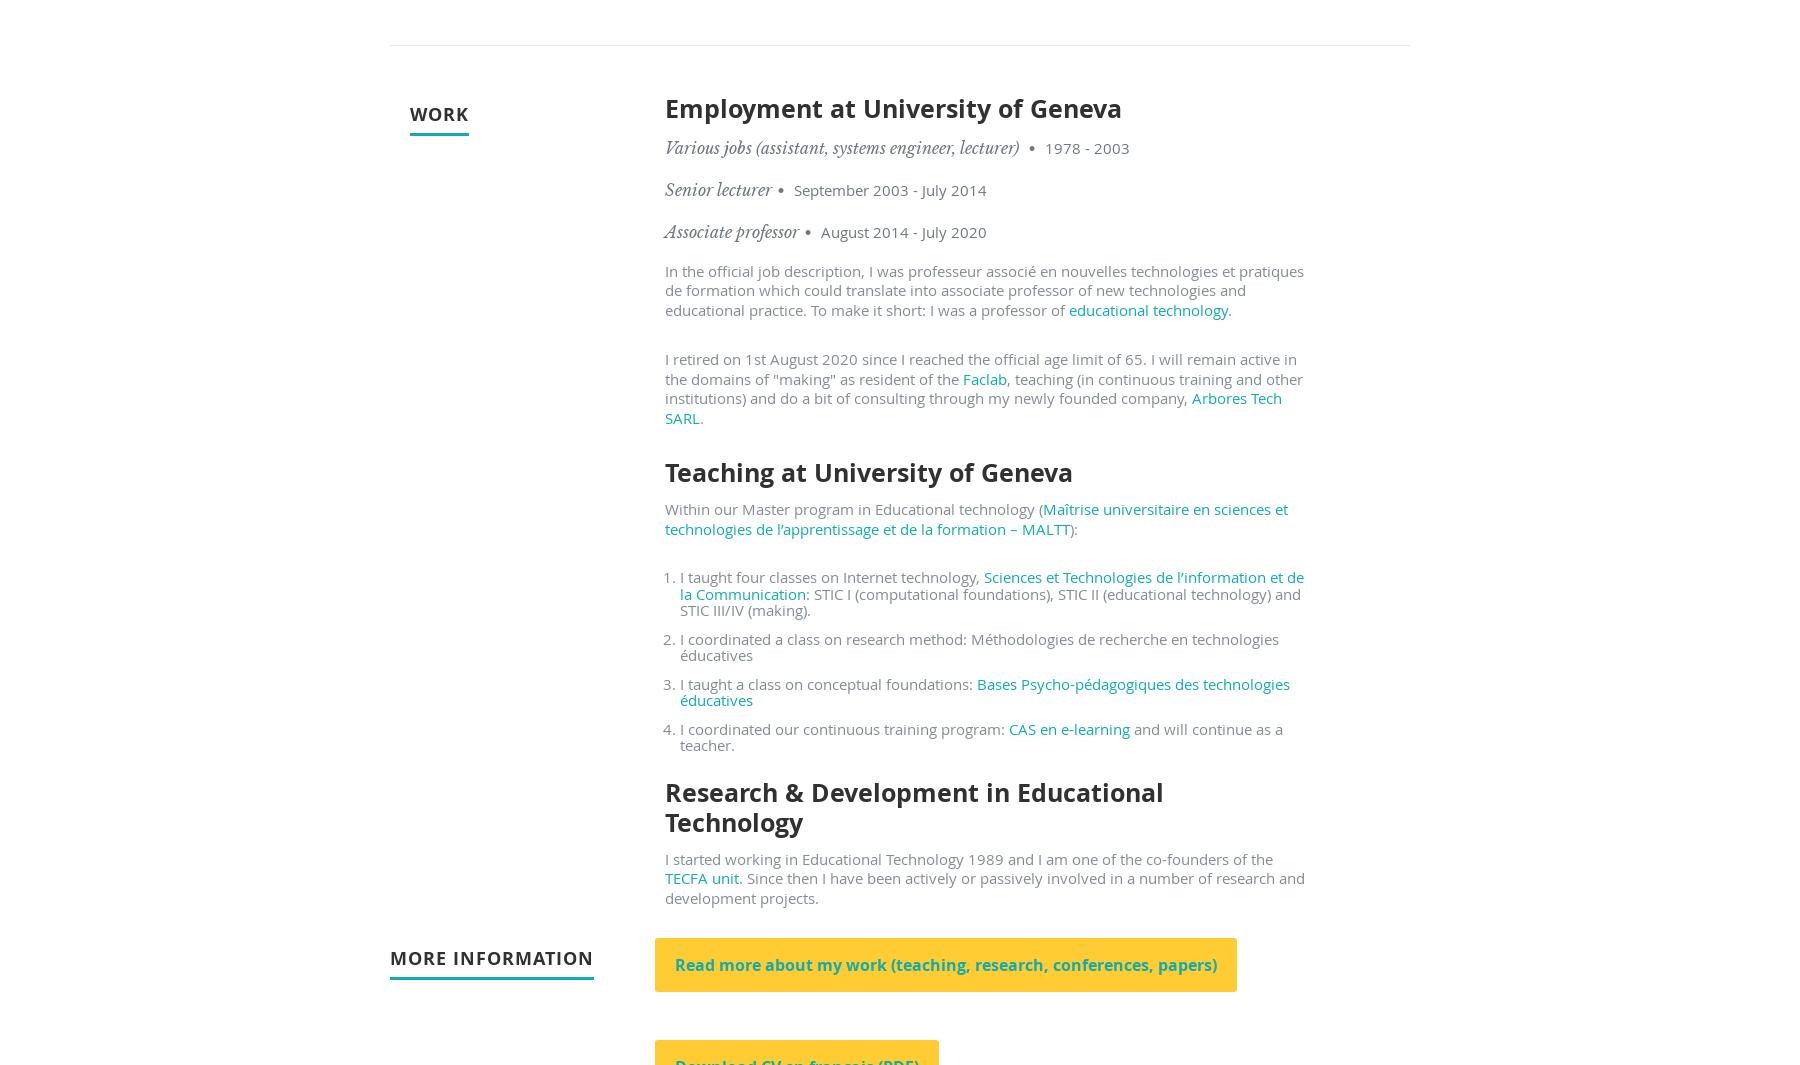  I want to click on 'I started working in Educational Technology 1989 and I am one of the co-founders of the', so click(967, 857).